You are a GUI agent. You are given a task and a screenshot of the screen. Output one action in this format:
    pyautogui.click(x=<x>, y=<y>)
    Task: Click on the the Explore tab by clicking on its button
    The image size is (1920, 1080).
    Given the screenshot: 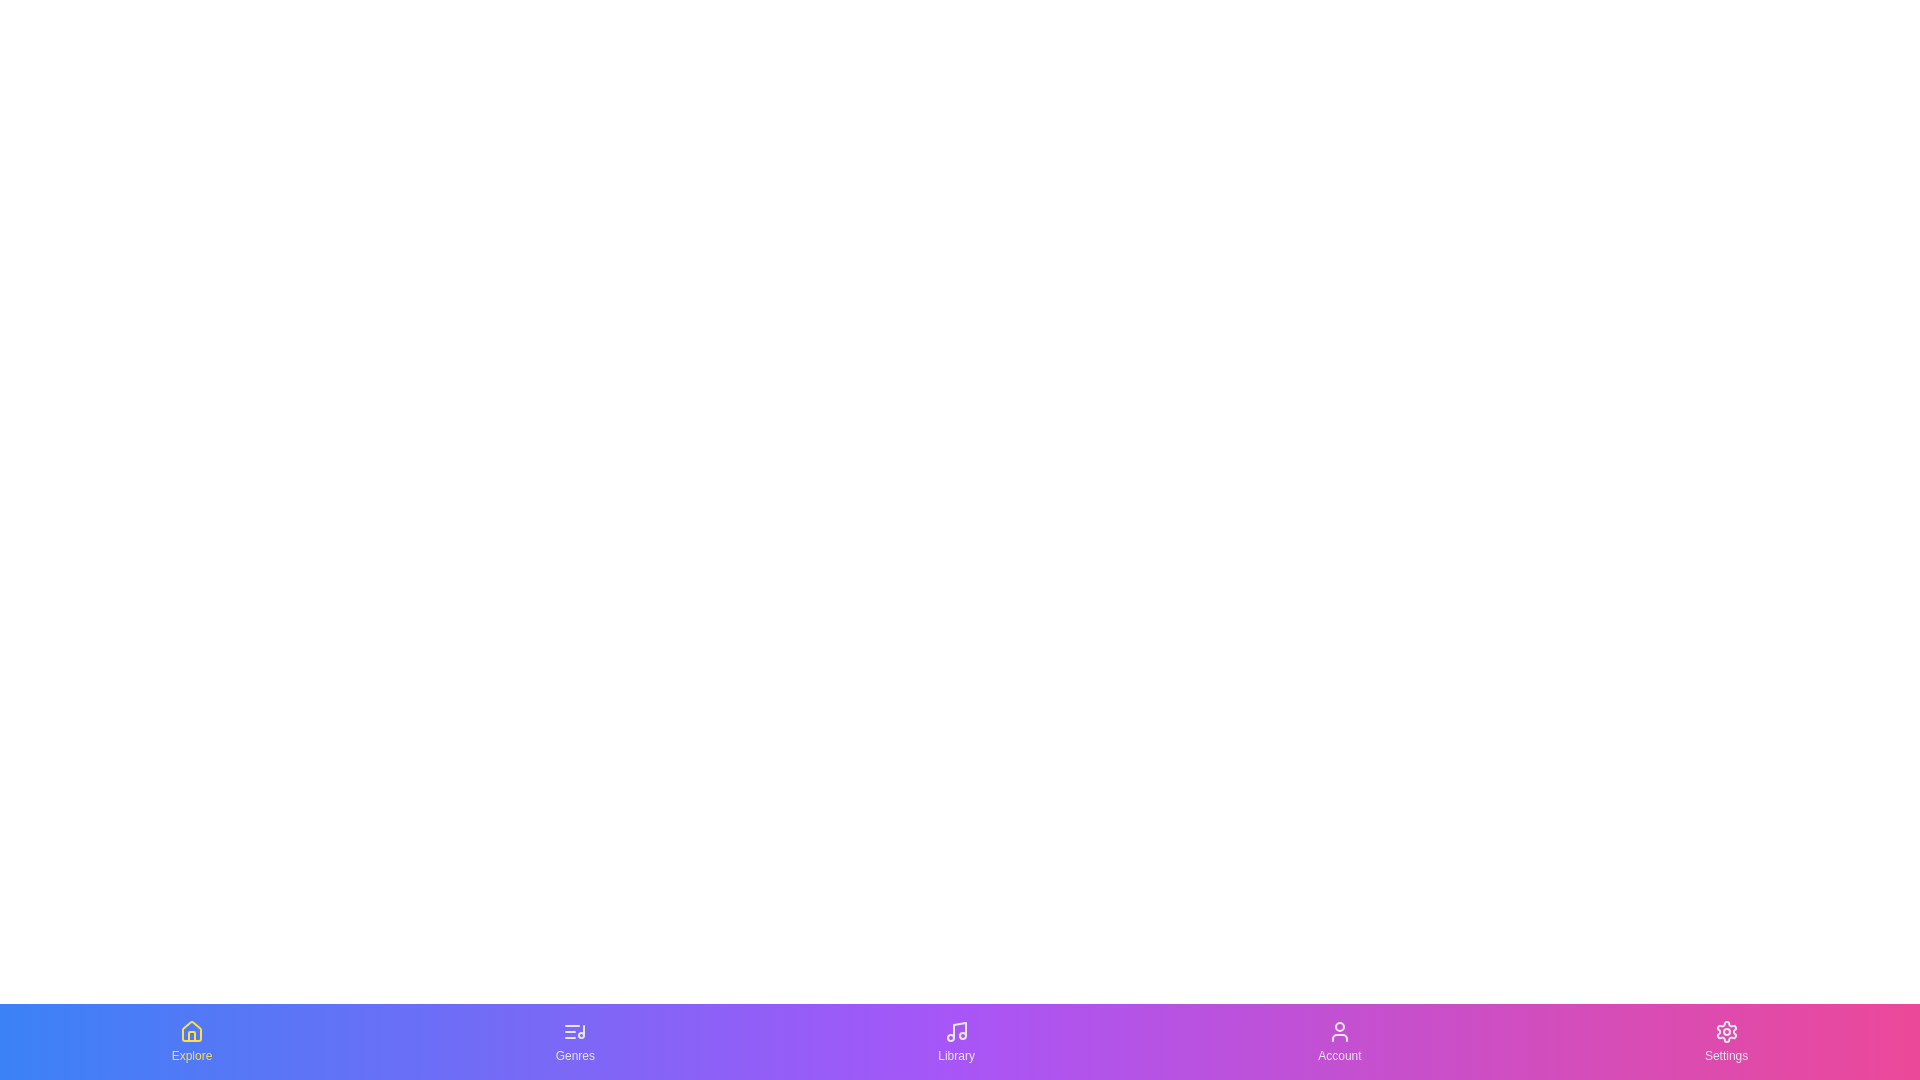 What is the action you would take?
    pyautogui.click(x=192, y=1040)
    